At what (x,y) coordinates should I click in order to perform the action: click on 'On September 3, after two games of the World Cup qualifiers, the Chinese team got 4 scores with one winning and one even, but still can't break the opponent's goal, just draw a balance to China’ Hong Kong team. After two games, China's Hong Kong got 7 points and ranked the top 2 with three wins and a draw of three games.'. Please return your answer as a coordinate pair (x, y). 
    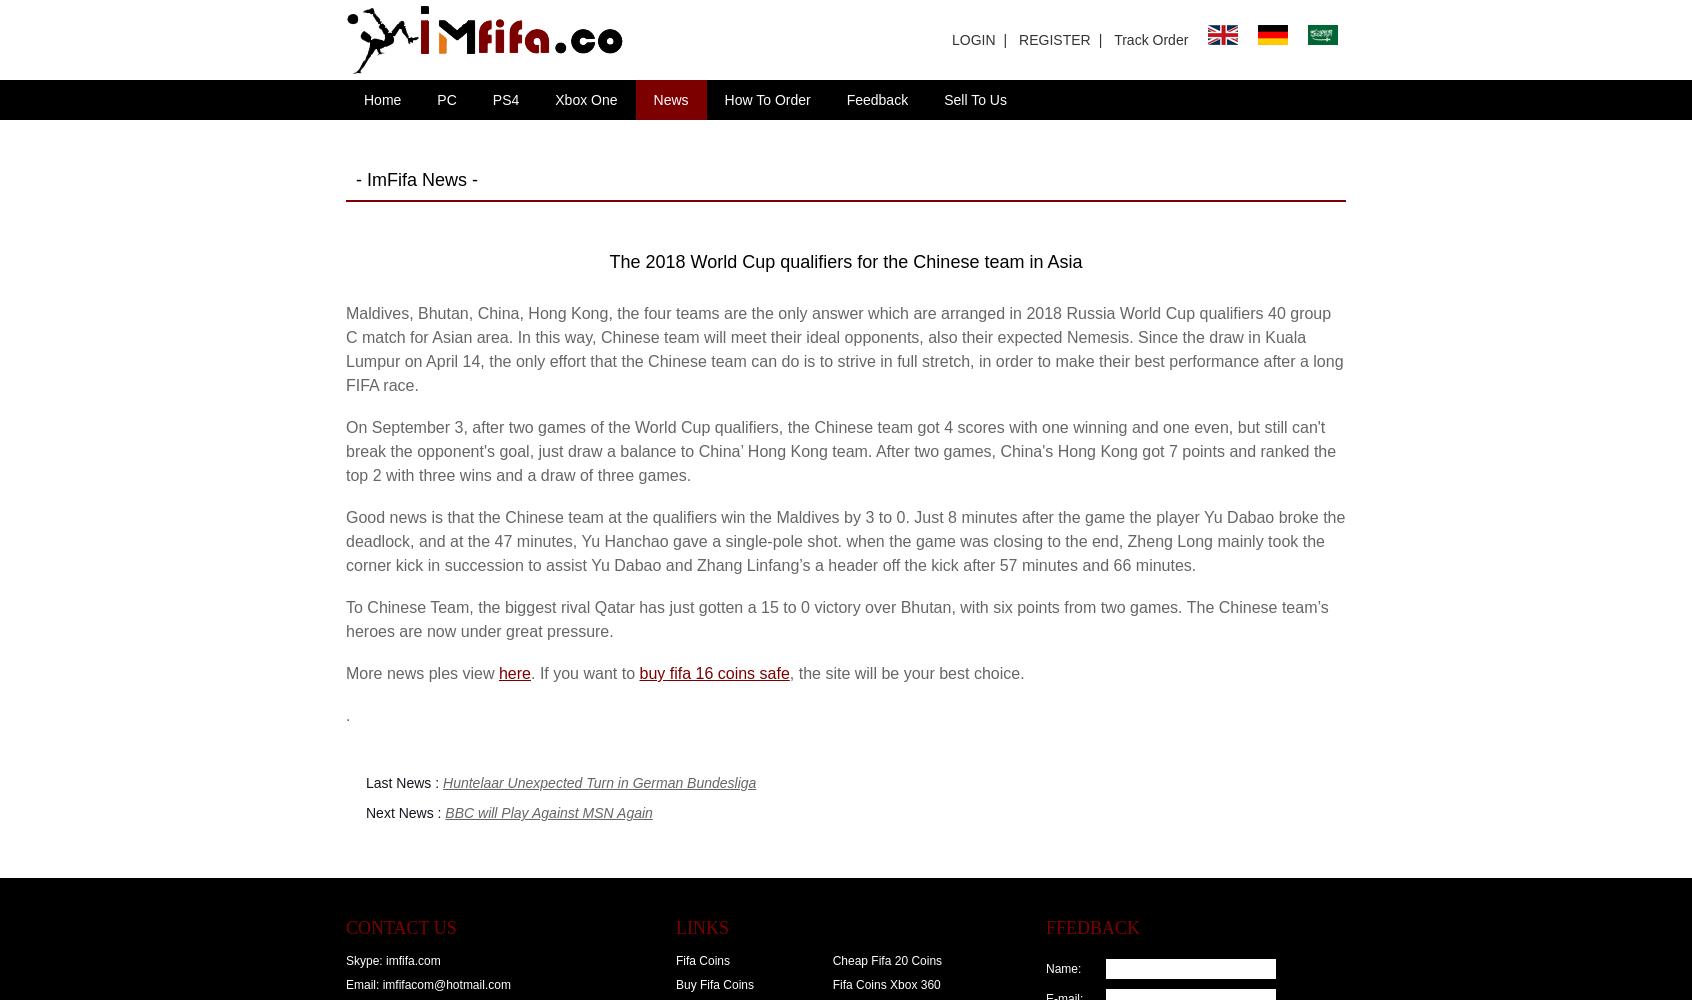
    Looking at the image, I should click on (345, 450).